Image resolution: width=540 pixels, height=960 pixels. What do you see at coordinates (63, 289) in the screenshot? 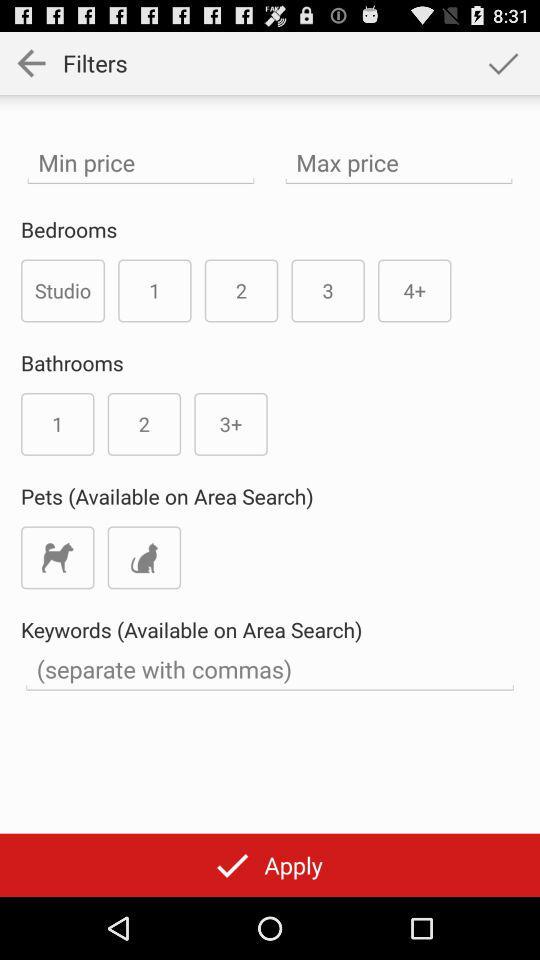
I see `the icon above the bathrooms item` at bounding box center [63, 289].